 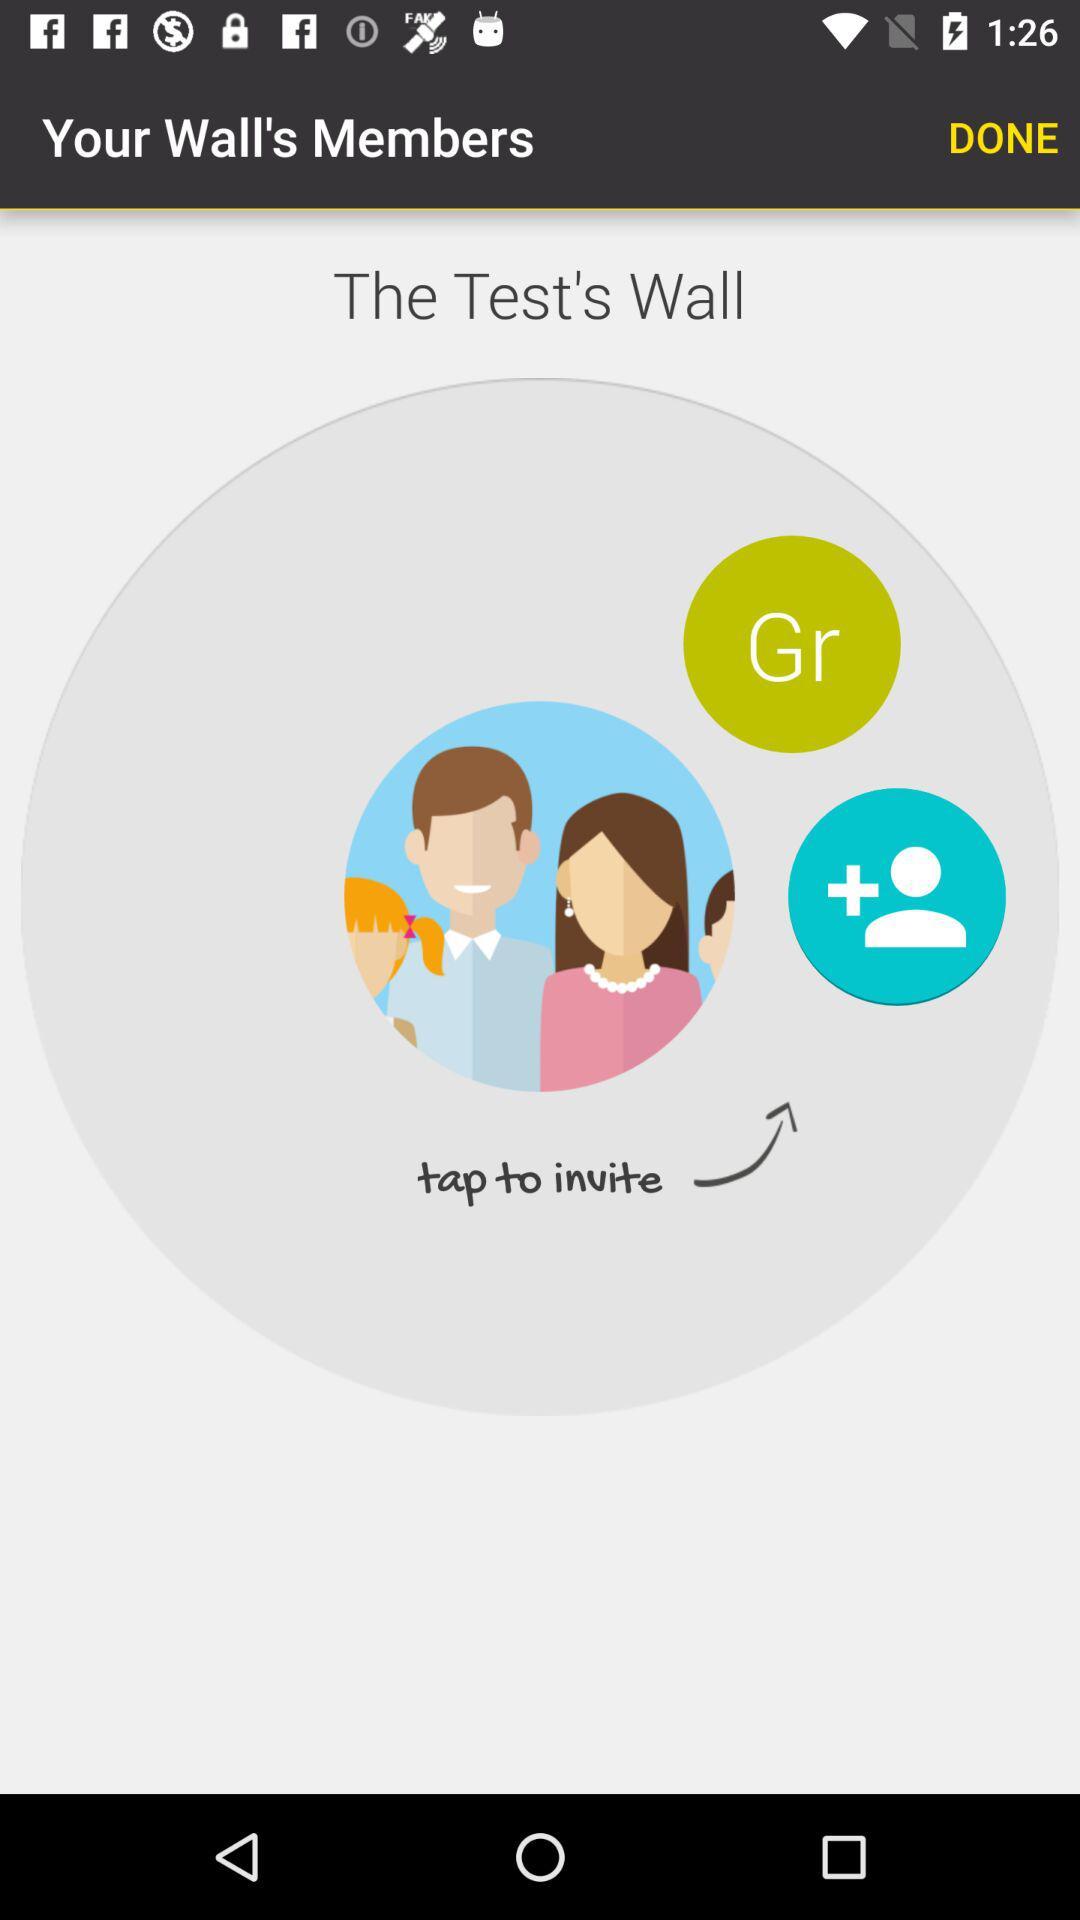 What do you see at coordinates (896, 896) in the screenshot?
I see `family member` at bounding box center [896, 896].